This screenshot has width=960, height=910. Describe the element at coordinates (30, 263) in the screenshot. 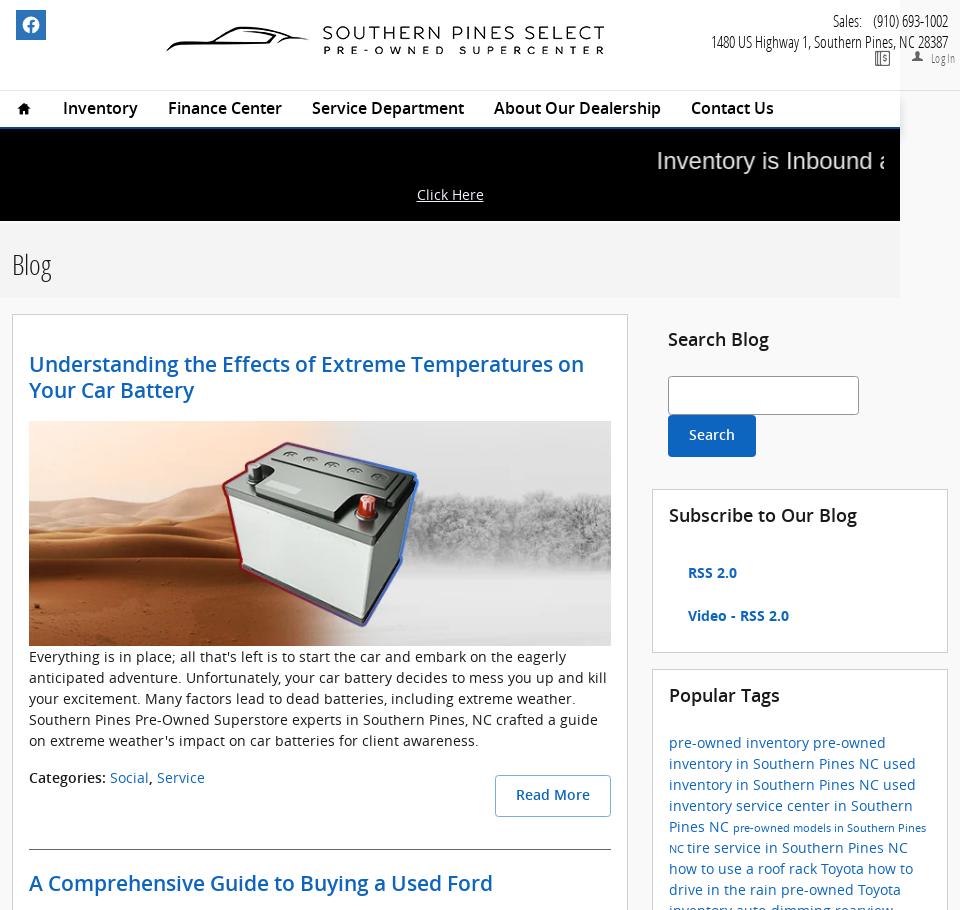

I see `'Blog'` at that location.